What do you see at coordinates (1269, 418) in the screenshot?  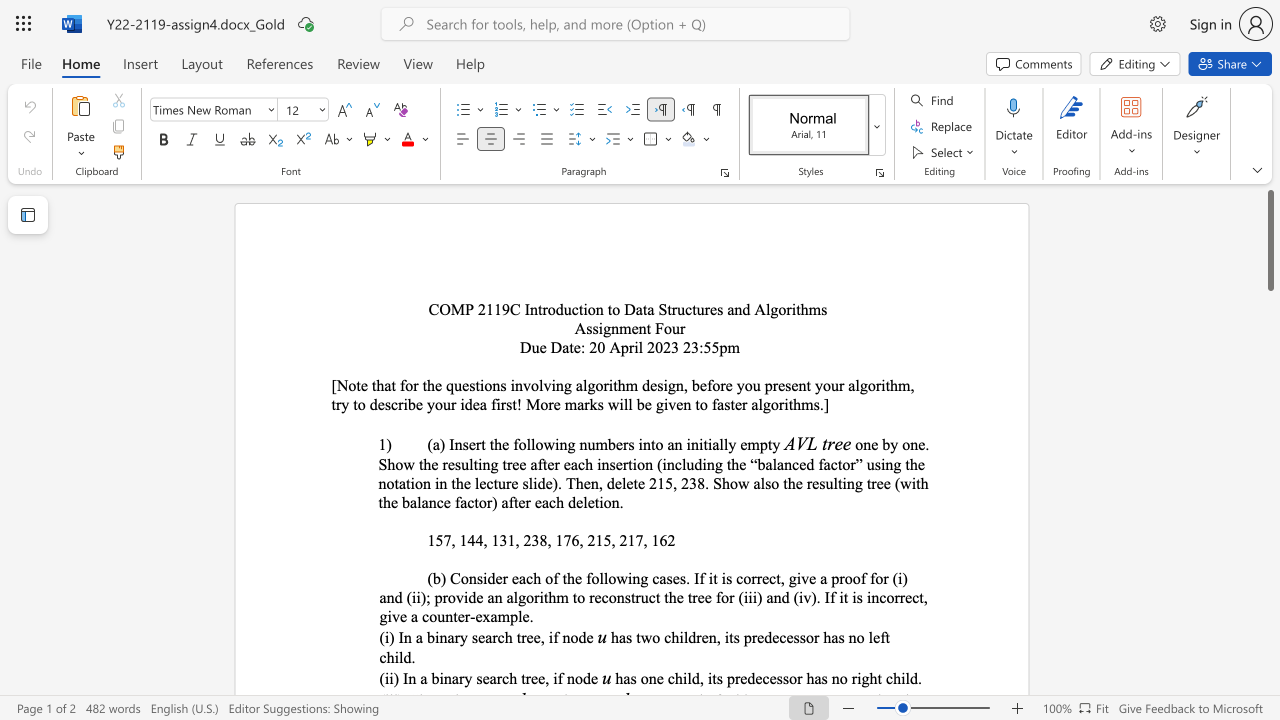 I see `the side scrollbar to bring the page down` at bounding box center [1269, 418].